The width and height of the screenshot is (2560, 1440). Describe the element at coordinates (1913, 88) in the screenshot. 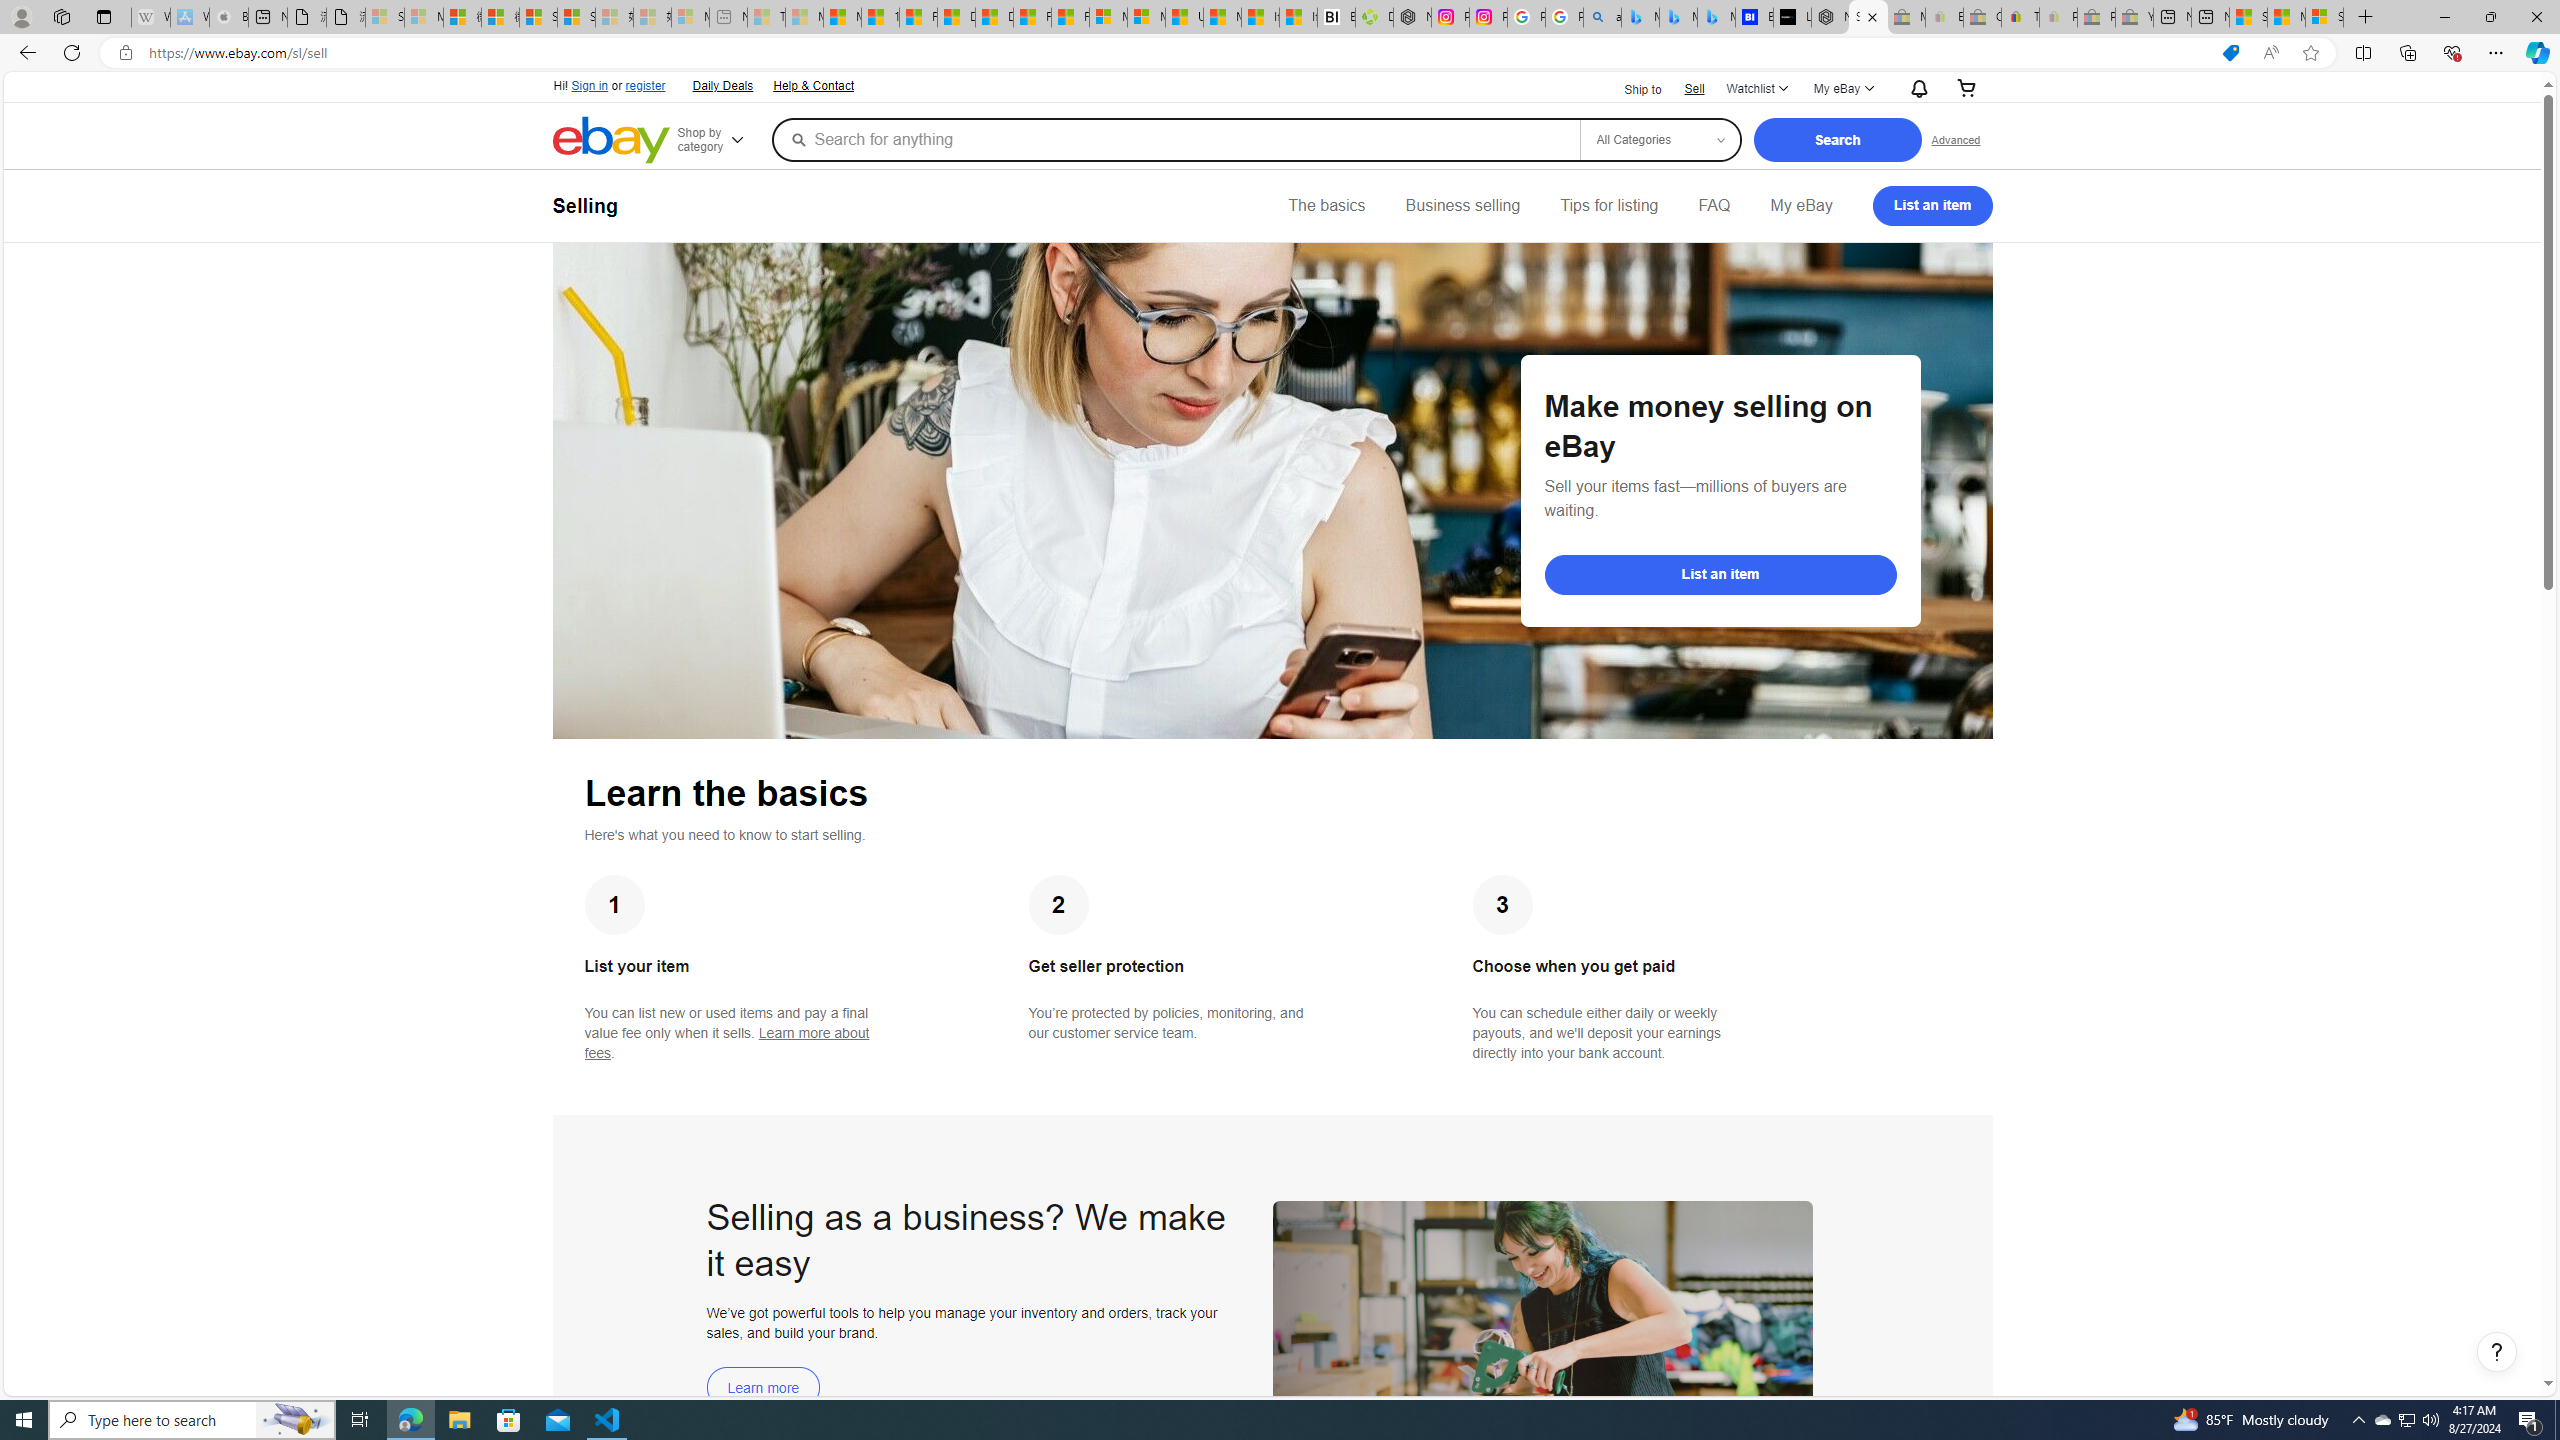

I see `'Notifications'` at that location.